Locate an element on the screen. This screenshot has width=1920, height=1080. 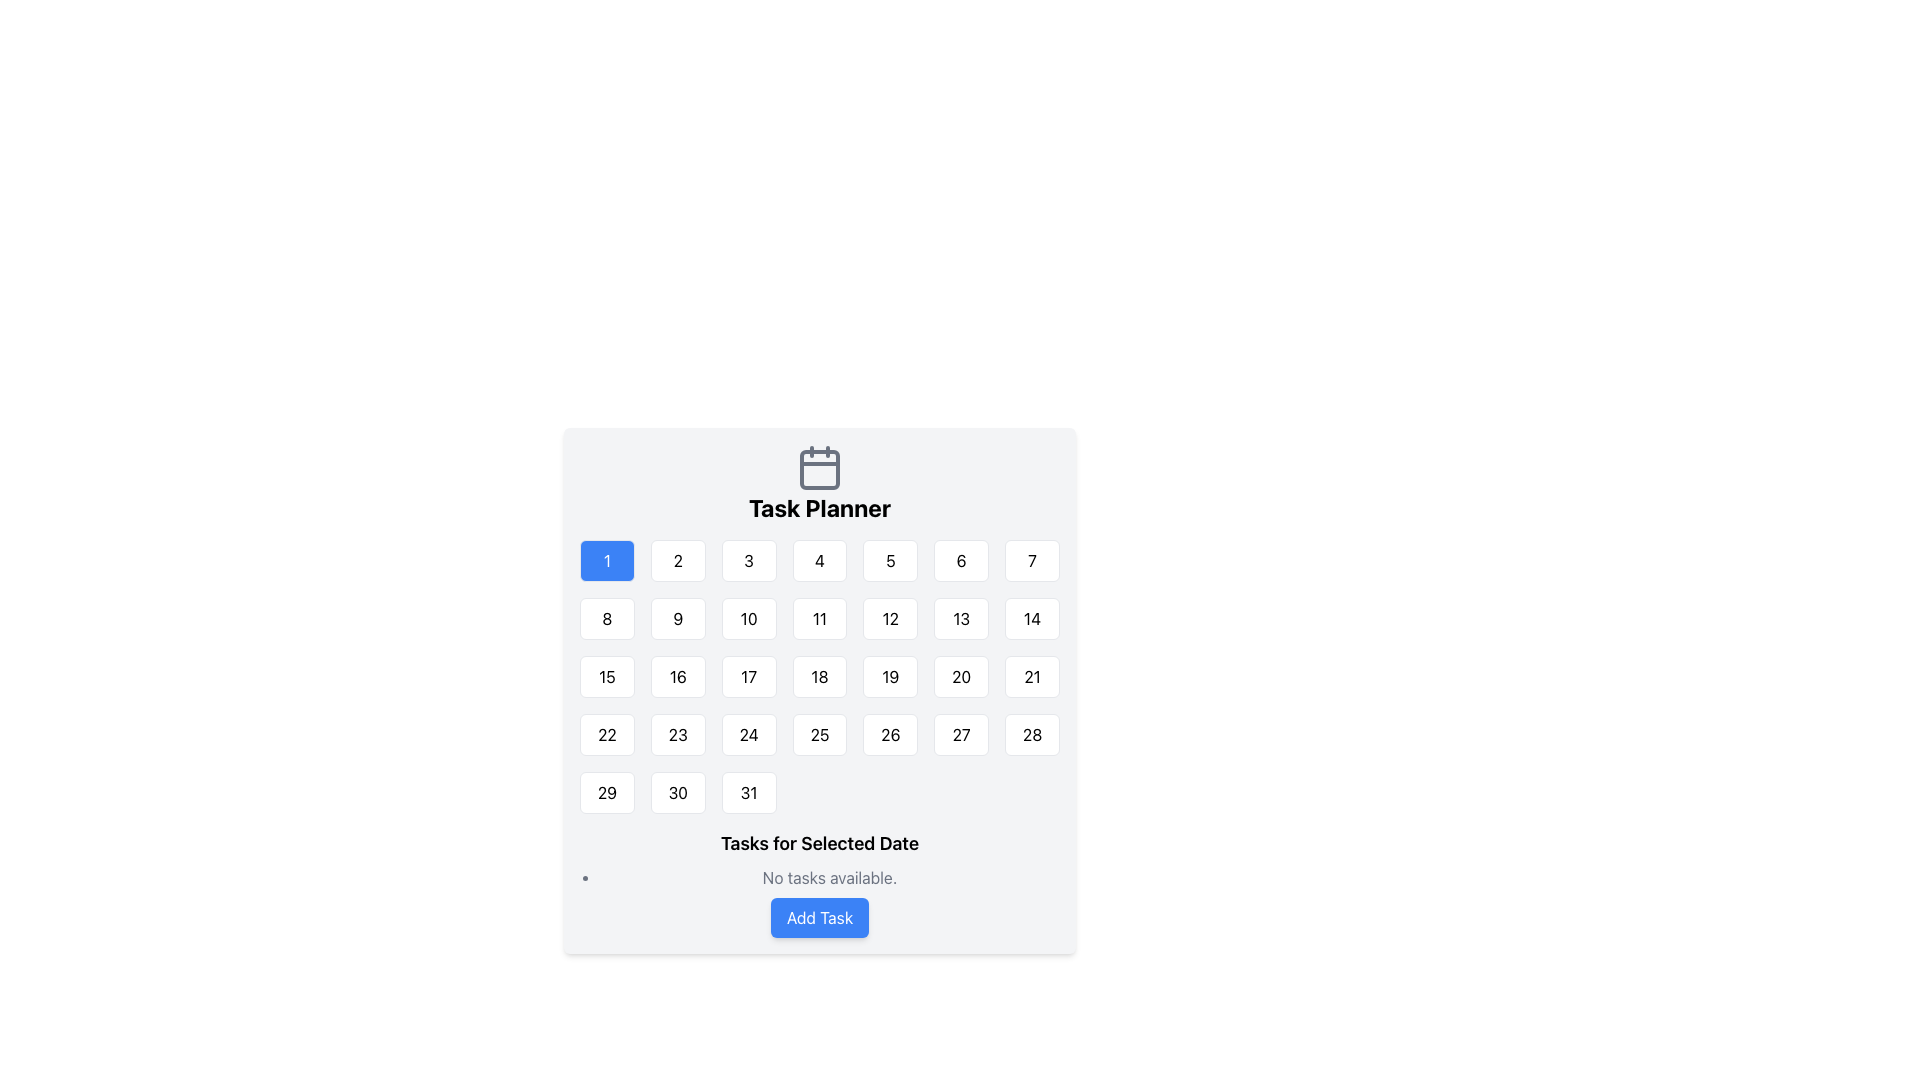
the button labeled '23' which is styled with rounded corners and changes to light blue when hovered, located in the 6th row and 2nd column of the calendar grid is located at coordinates (678, 735).